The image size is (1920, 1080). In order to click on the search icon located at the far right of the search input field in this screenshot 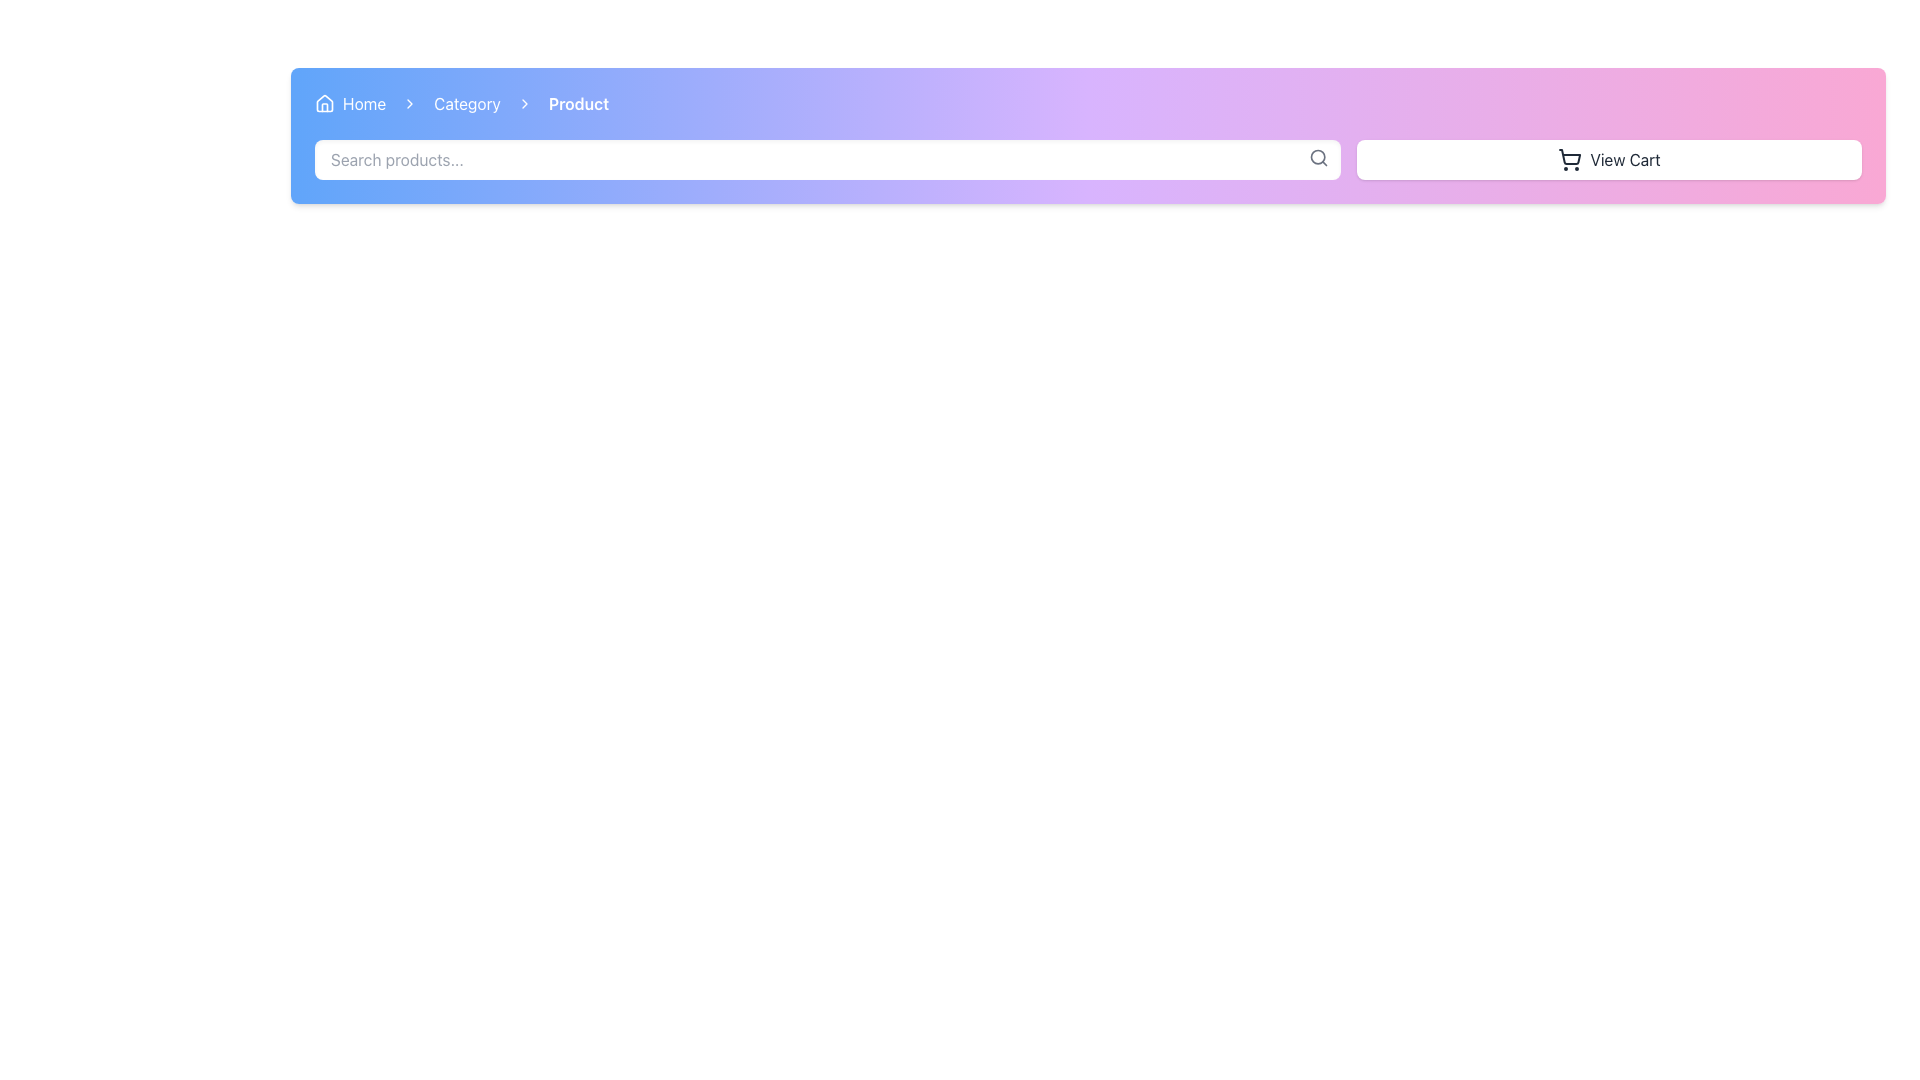, I will do `click(1319, 157)`.